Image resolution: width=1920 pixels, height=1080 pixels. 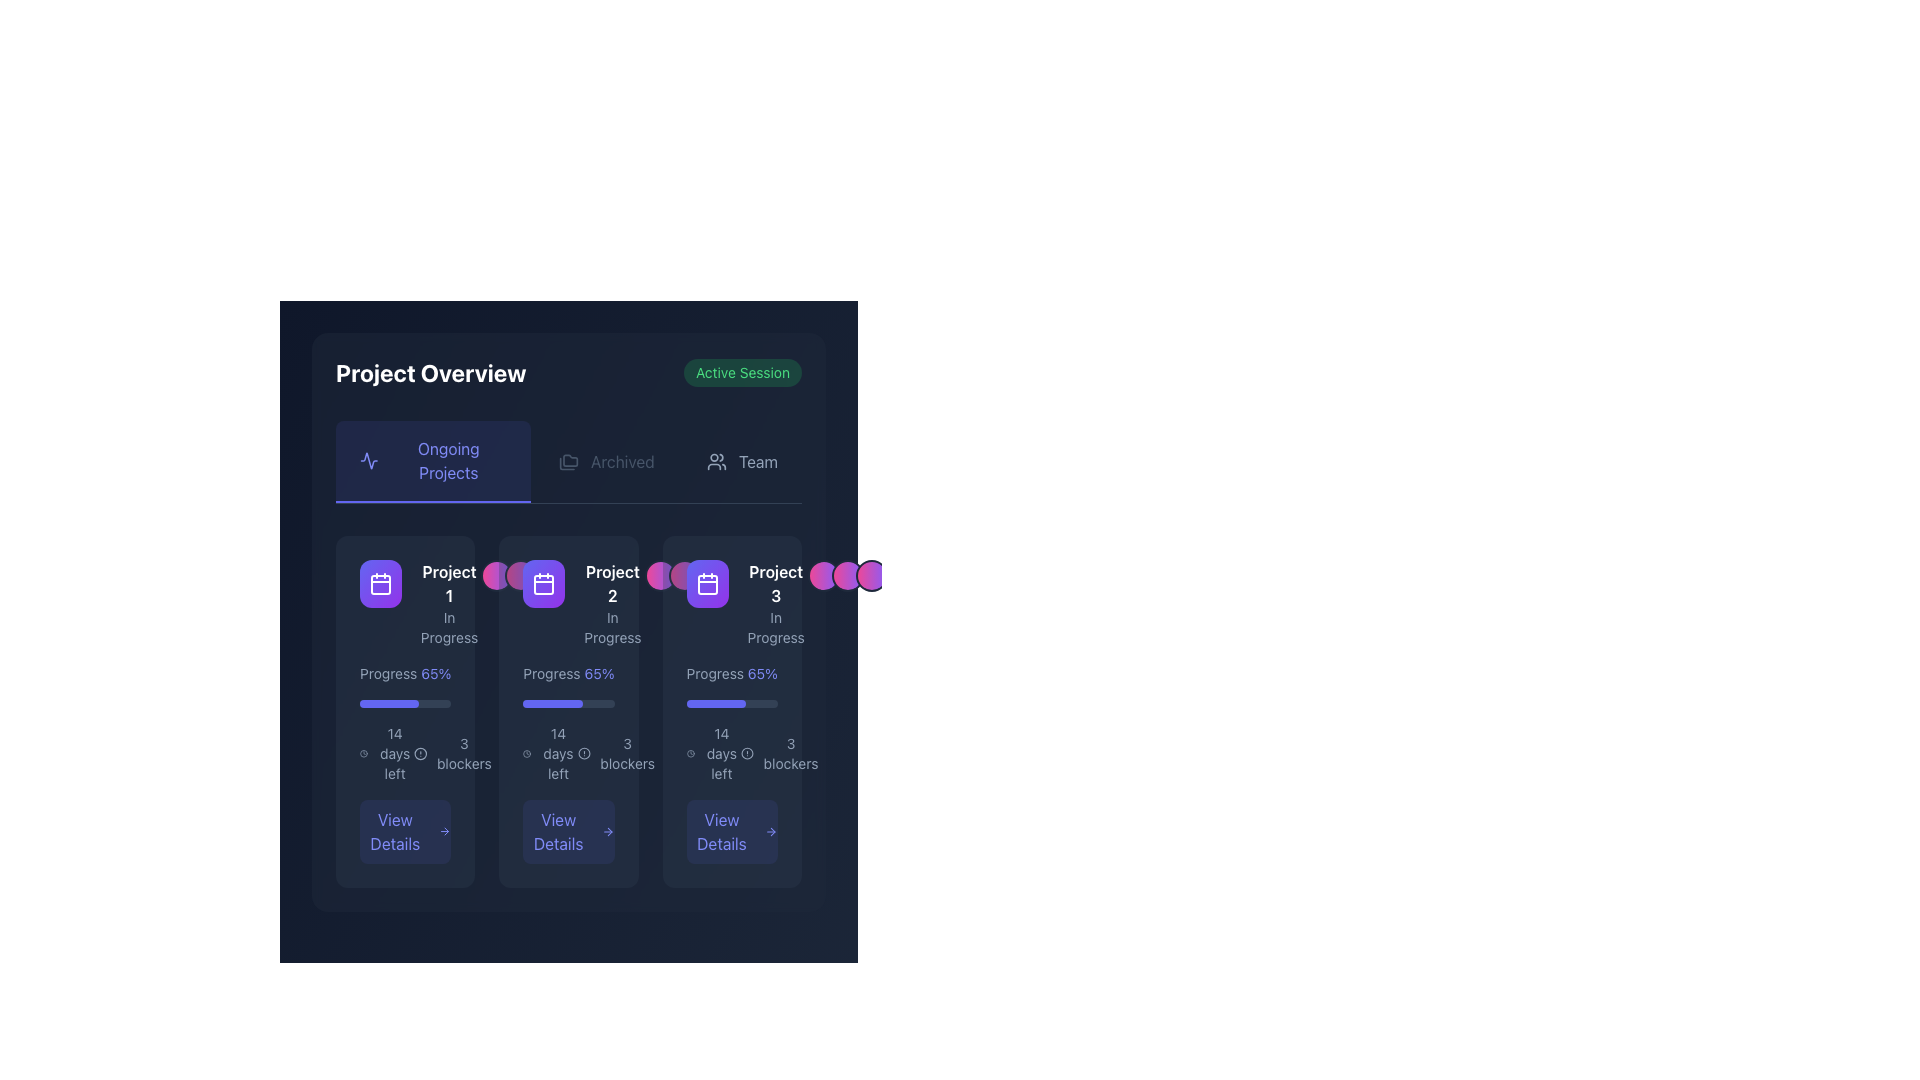 I want to click on the informational label with an icon that indicates the existence and count of blockers (three) associated with Project 1, located below the 'Progress 65%' indicator and to the right of the '14 days left' label in the 'Ongoing Projects' area, so click(x=452, y=753).